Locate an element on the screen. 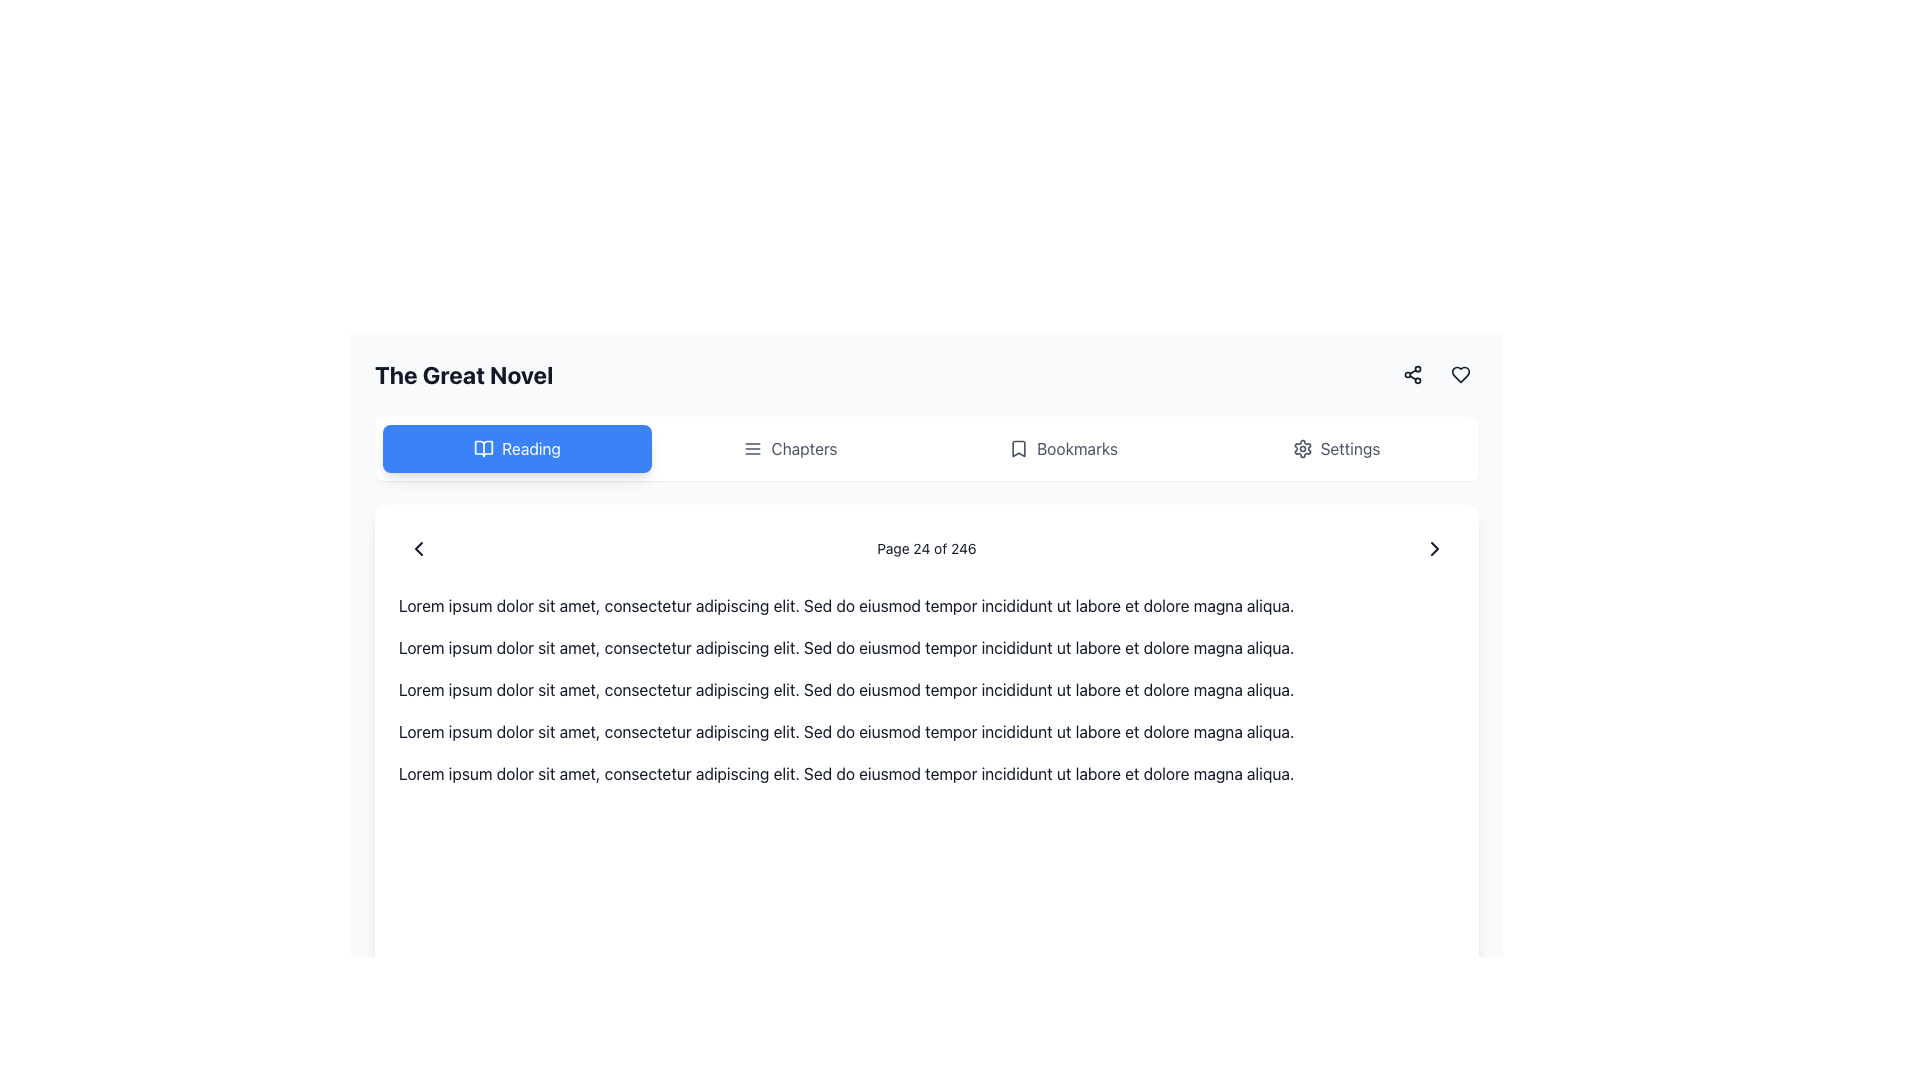  the book icon located within the 'Reading' button at the top left of the horizontal navigation bar, which has a bright blue background and rounded edges is located at coordinates (484, 447).